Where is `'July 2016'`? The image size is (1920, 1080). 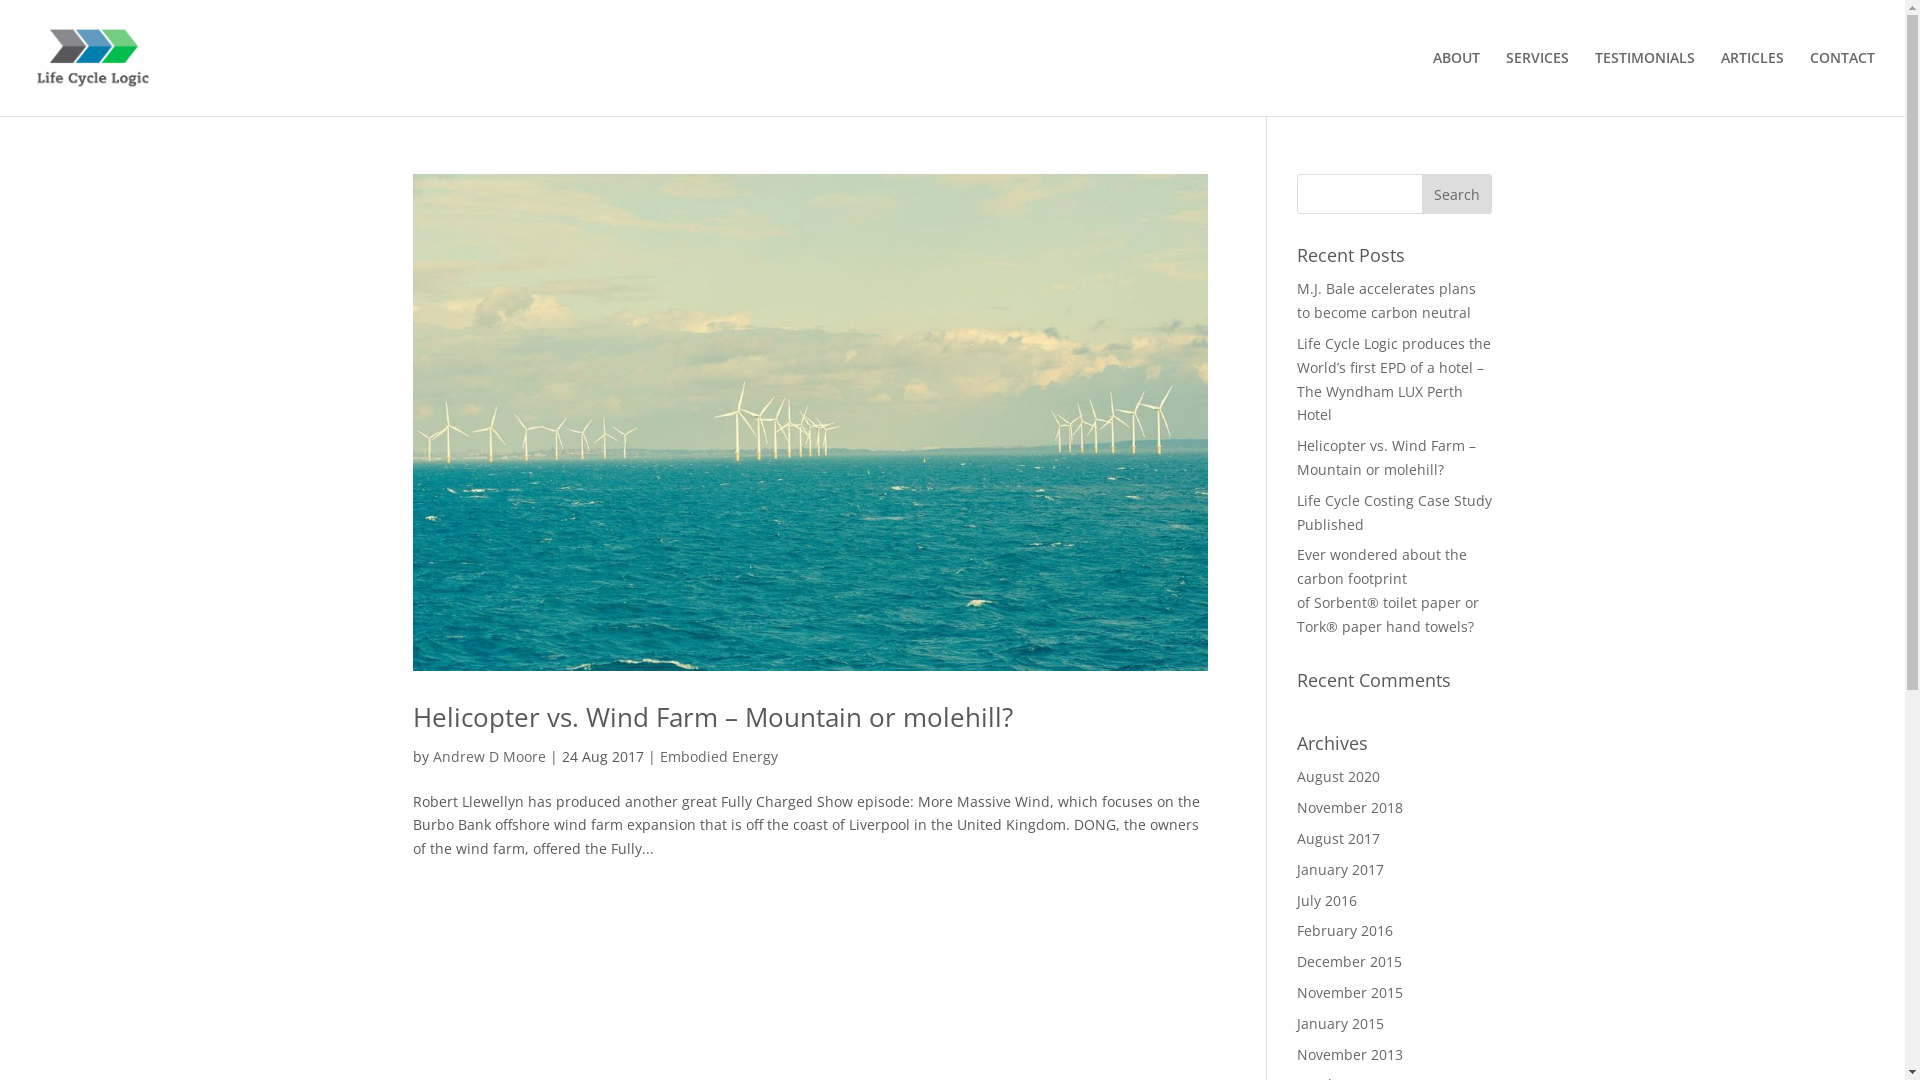 'July 2016' is located at coordinates (1326, 900).